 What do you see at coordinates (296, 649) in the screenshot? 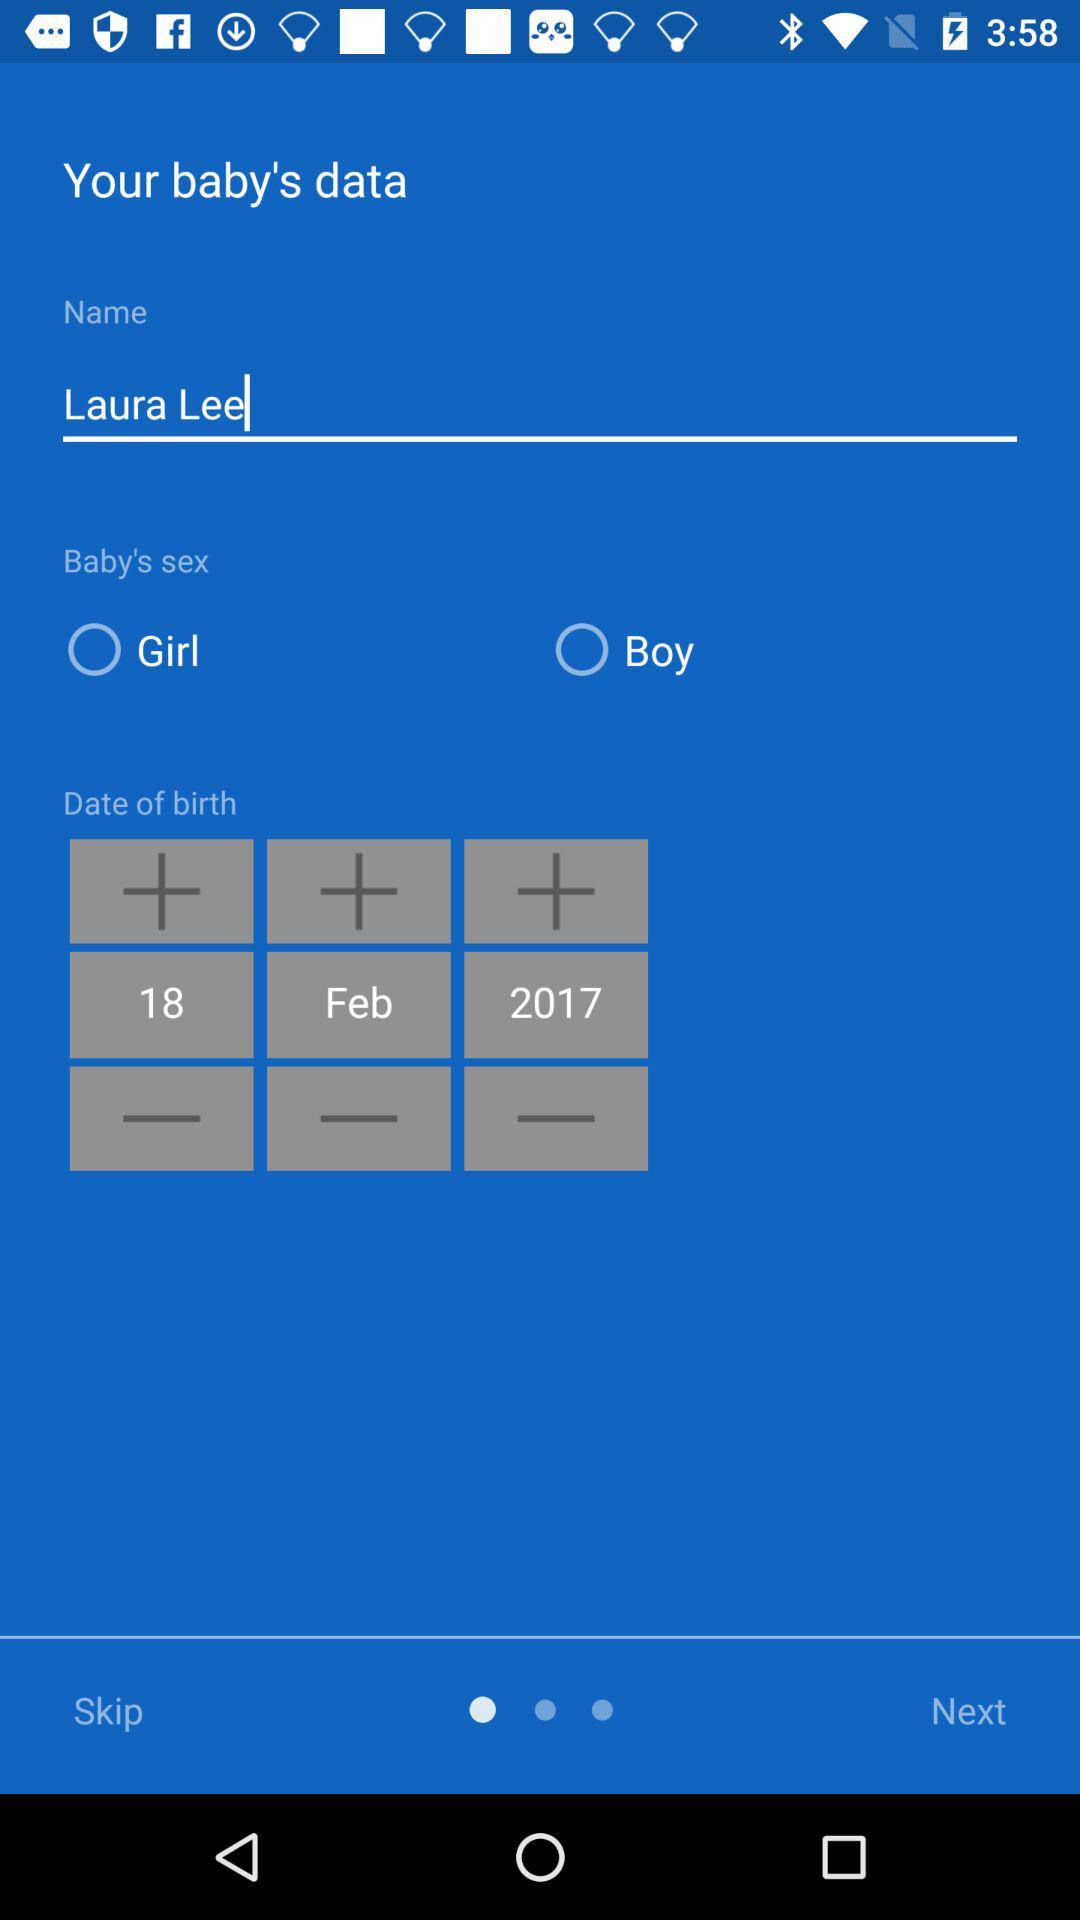
I see `the girl icon` at bounding box center [296, 649].